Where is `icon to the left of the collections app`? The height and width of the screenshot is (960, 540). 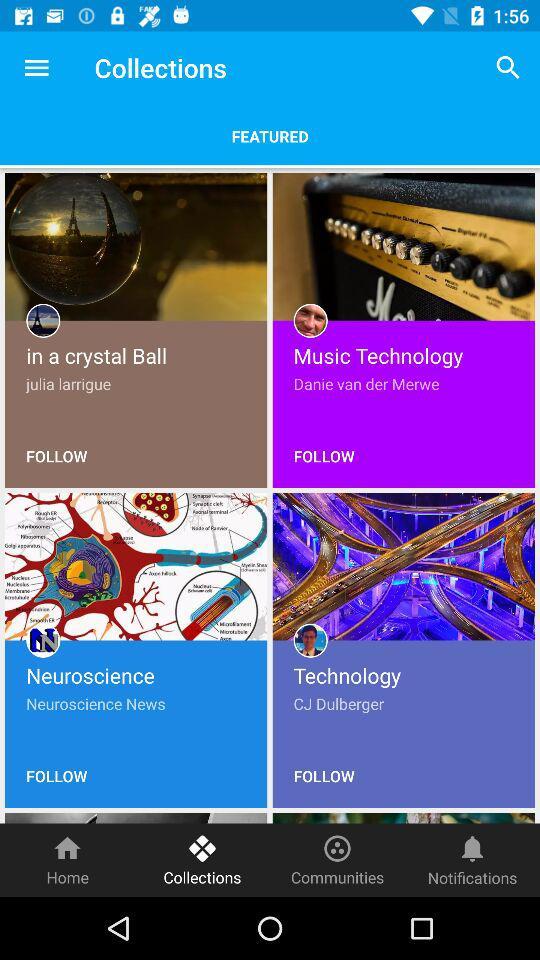
icon to the left of the collections app is located at coordinates (36, 68).